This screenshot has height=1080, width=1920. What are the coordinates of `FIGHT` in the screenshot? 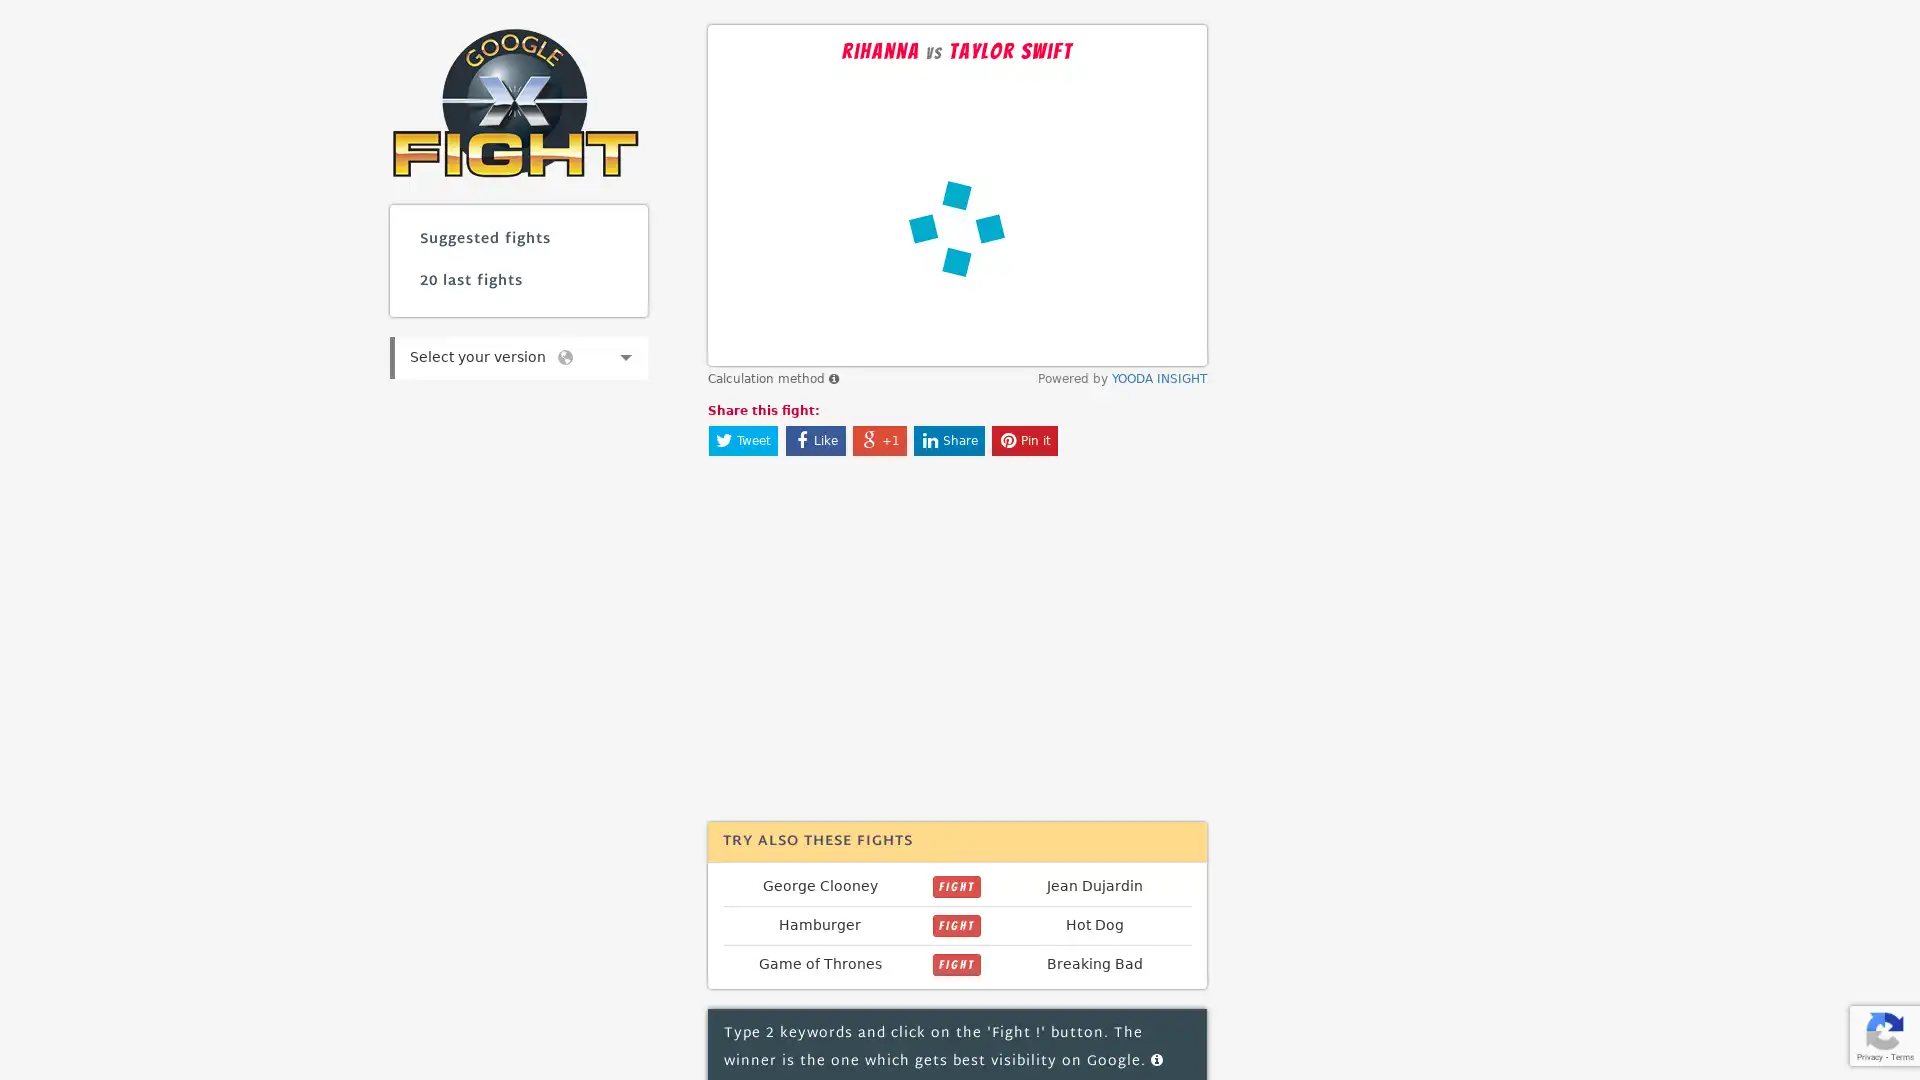 It's located at (955, 886).